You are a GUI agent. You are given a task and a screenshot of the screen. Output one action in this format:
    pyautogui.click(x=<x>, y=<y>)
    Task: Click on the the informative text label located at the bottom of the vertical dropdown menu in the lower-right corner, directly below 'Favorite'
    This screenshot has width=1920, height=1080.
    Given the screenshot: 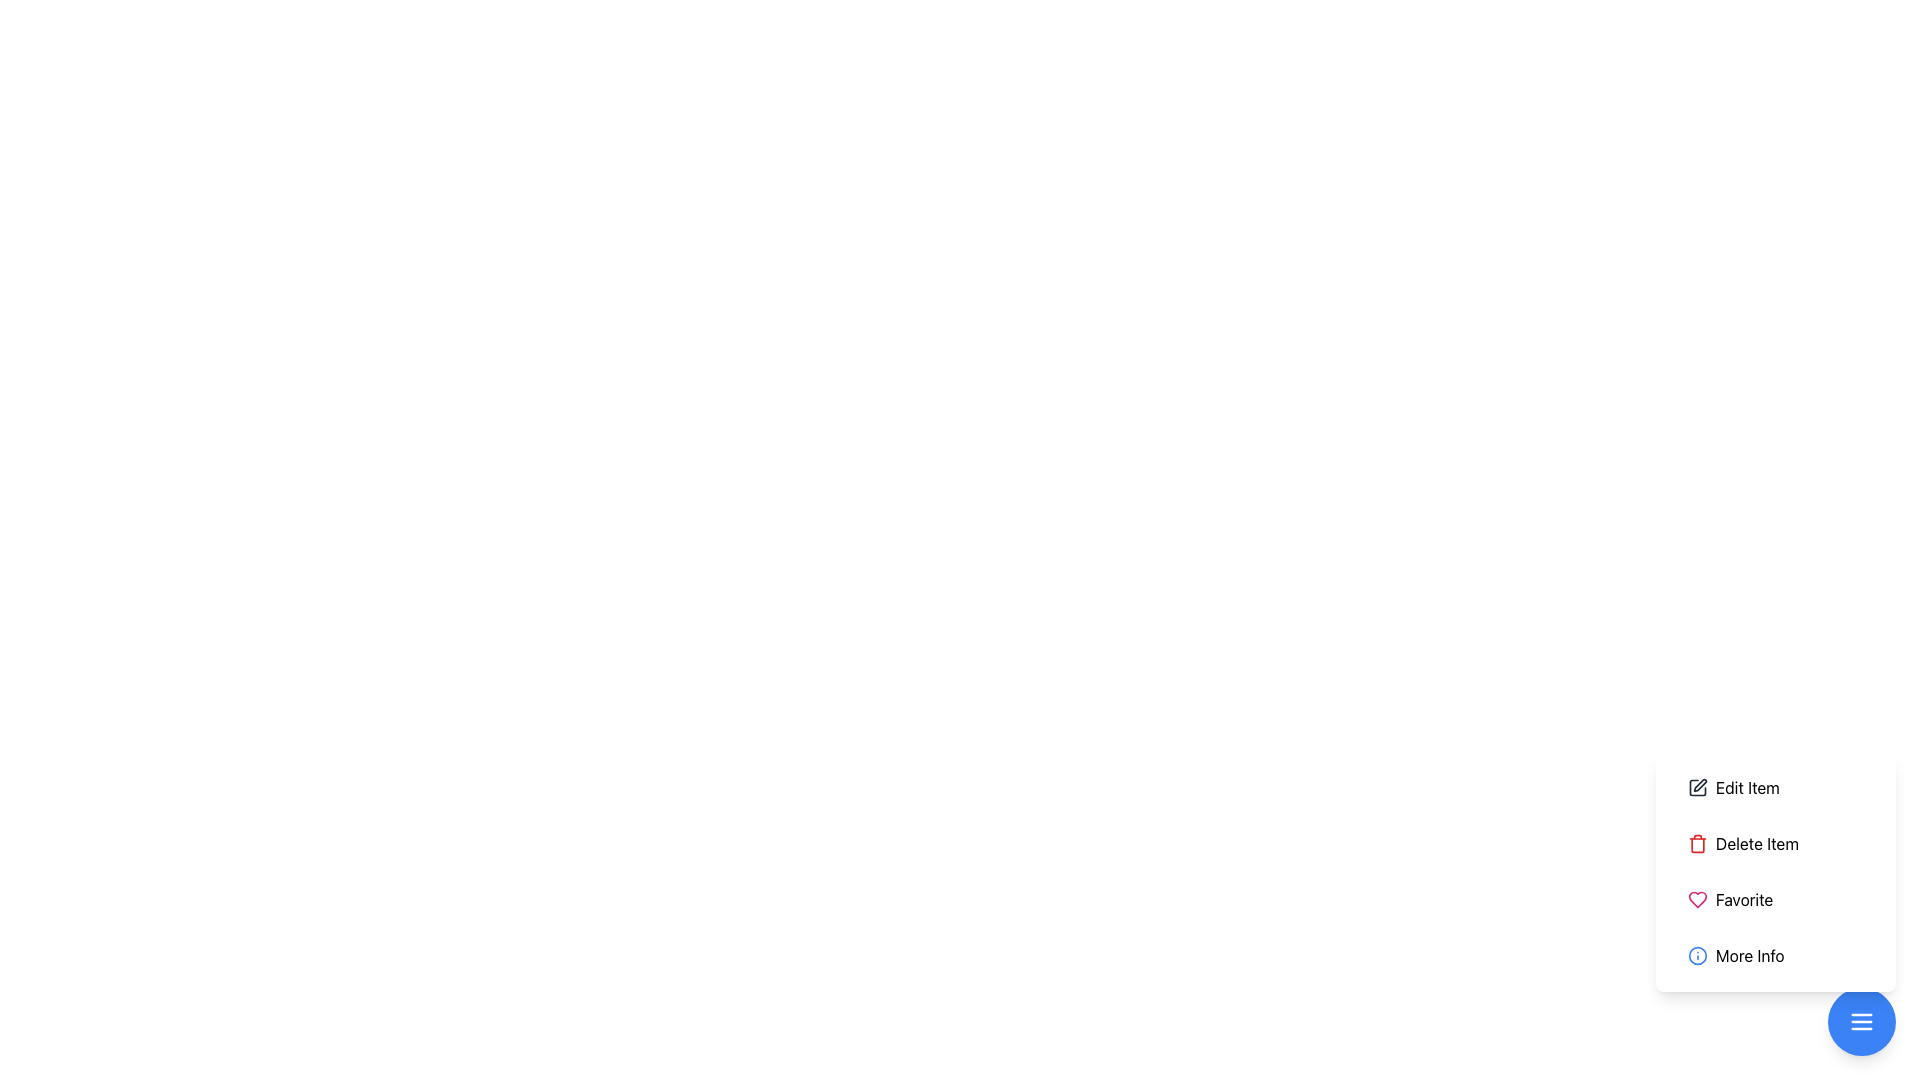 What is the action you would take?
    pyautogui.click(x=1749, y=955)
    